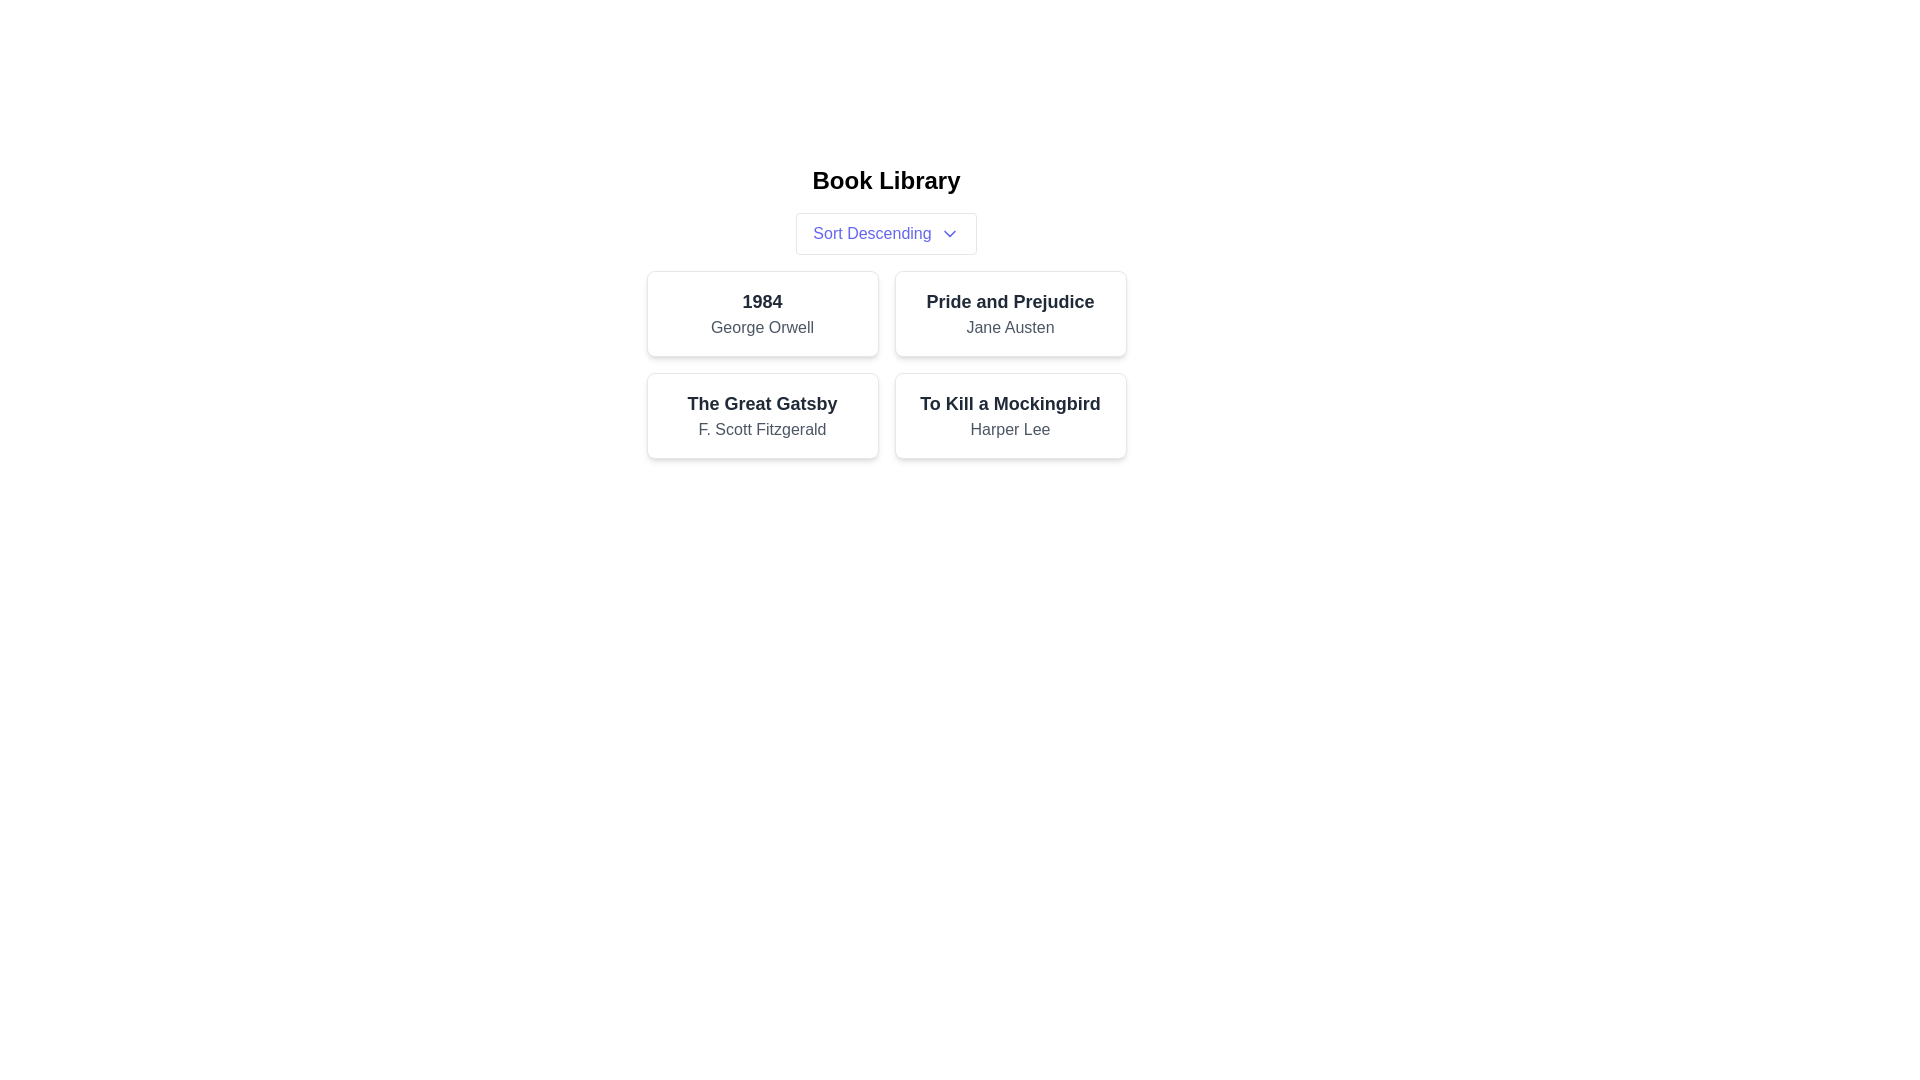 This screenshot has width=1920, height=1080. What do you see at coordinates (1010, 428) in the screenshot?
I see `author label text located directly below the title 'To Kill a Mockingbird' within the card` at bounding box center [1010, 428].